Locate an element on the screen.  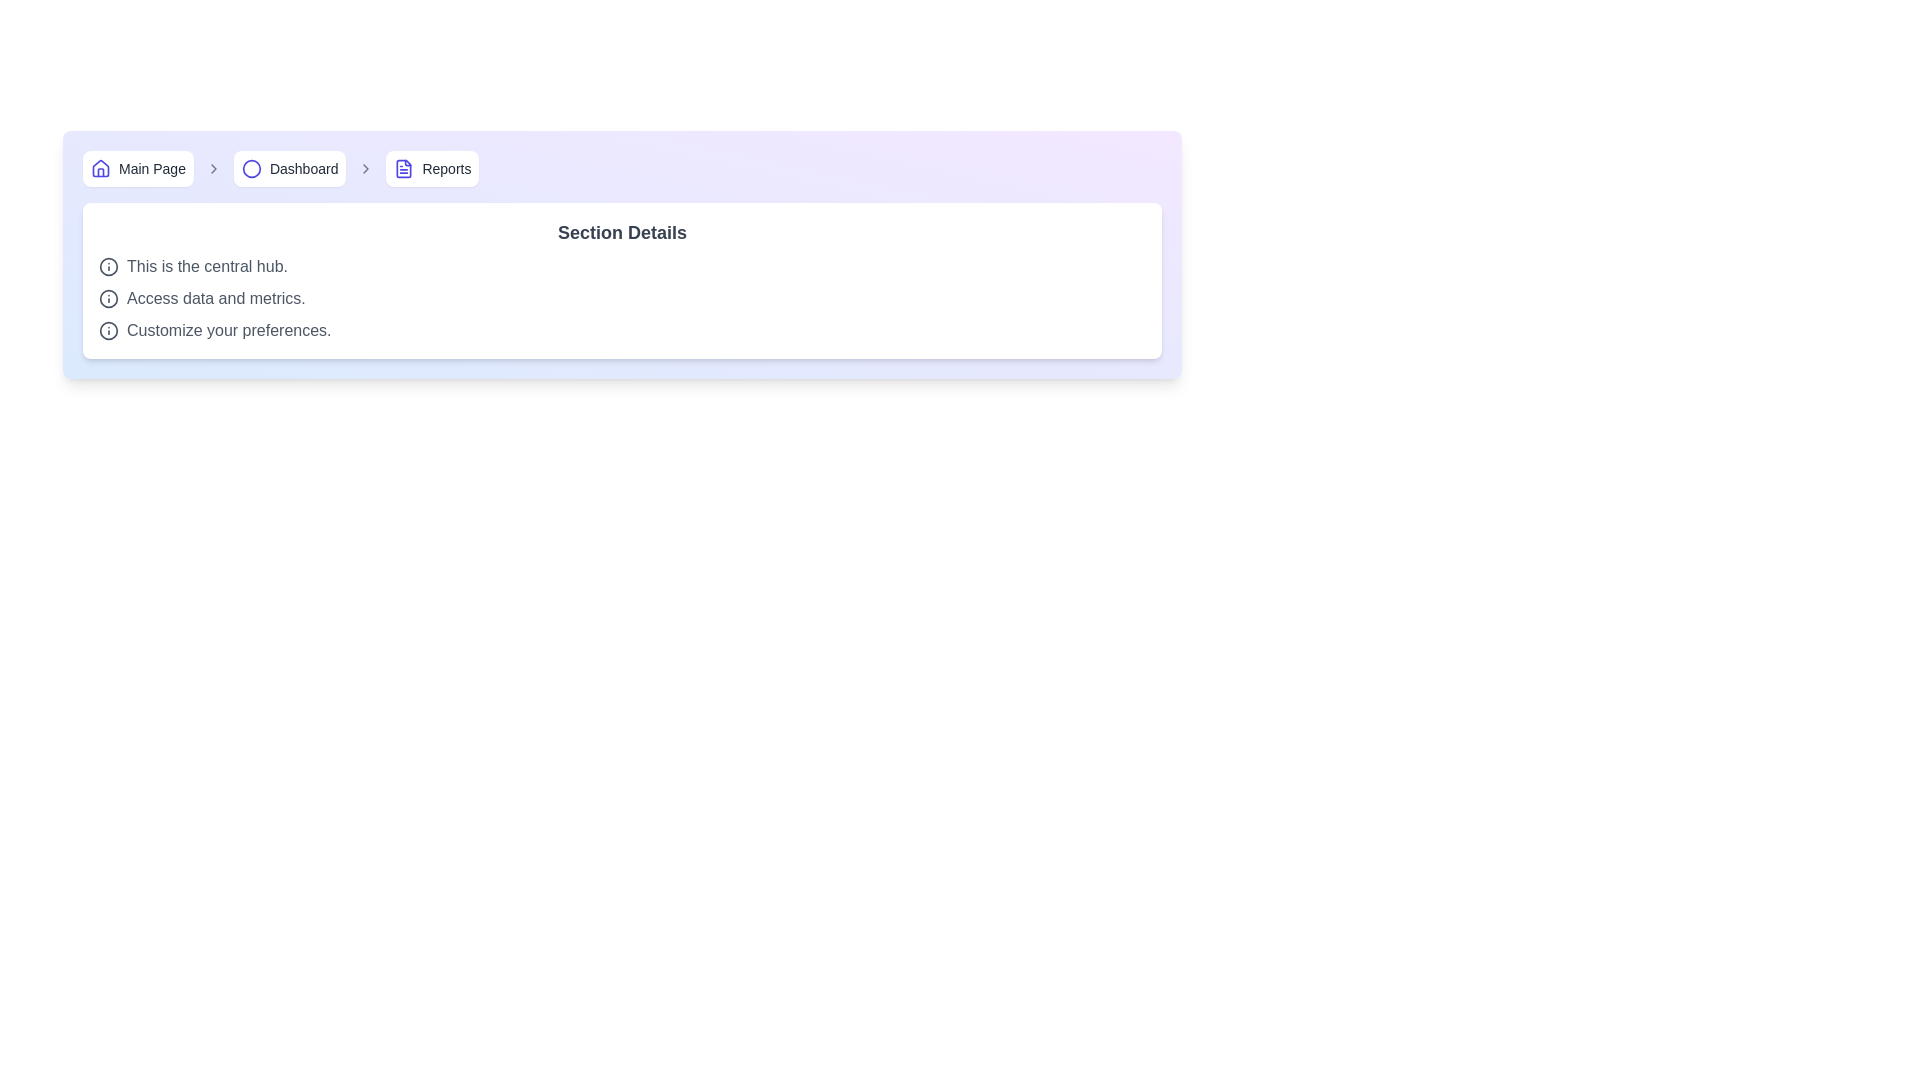
the small circular SVG graphic located in the breadcrumb navigation bar adjacent to the 'Dashboard' label is located at coordinates (250, 168).